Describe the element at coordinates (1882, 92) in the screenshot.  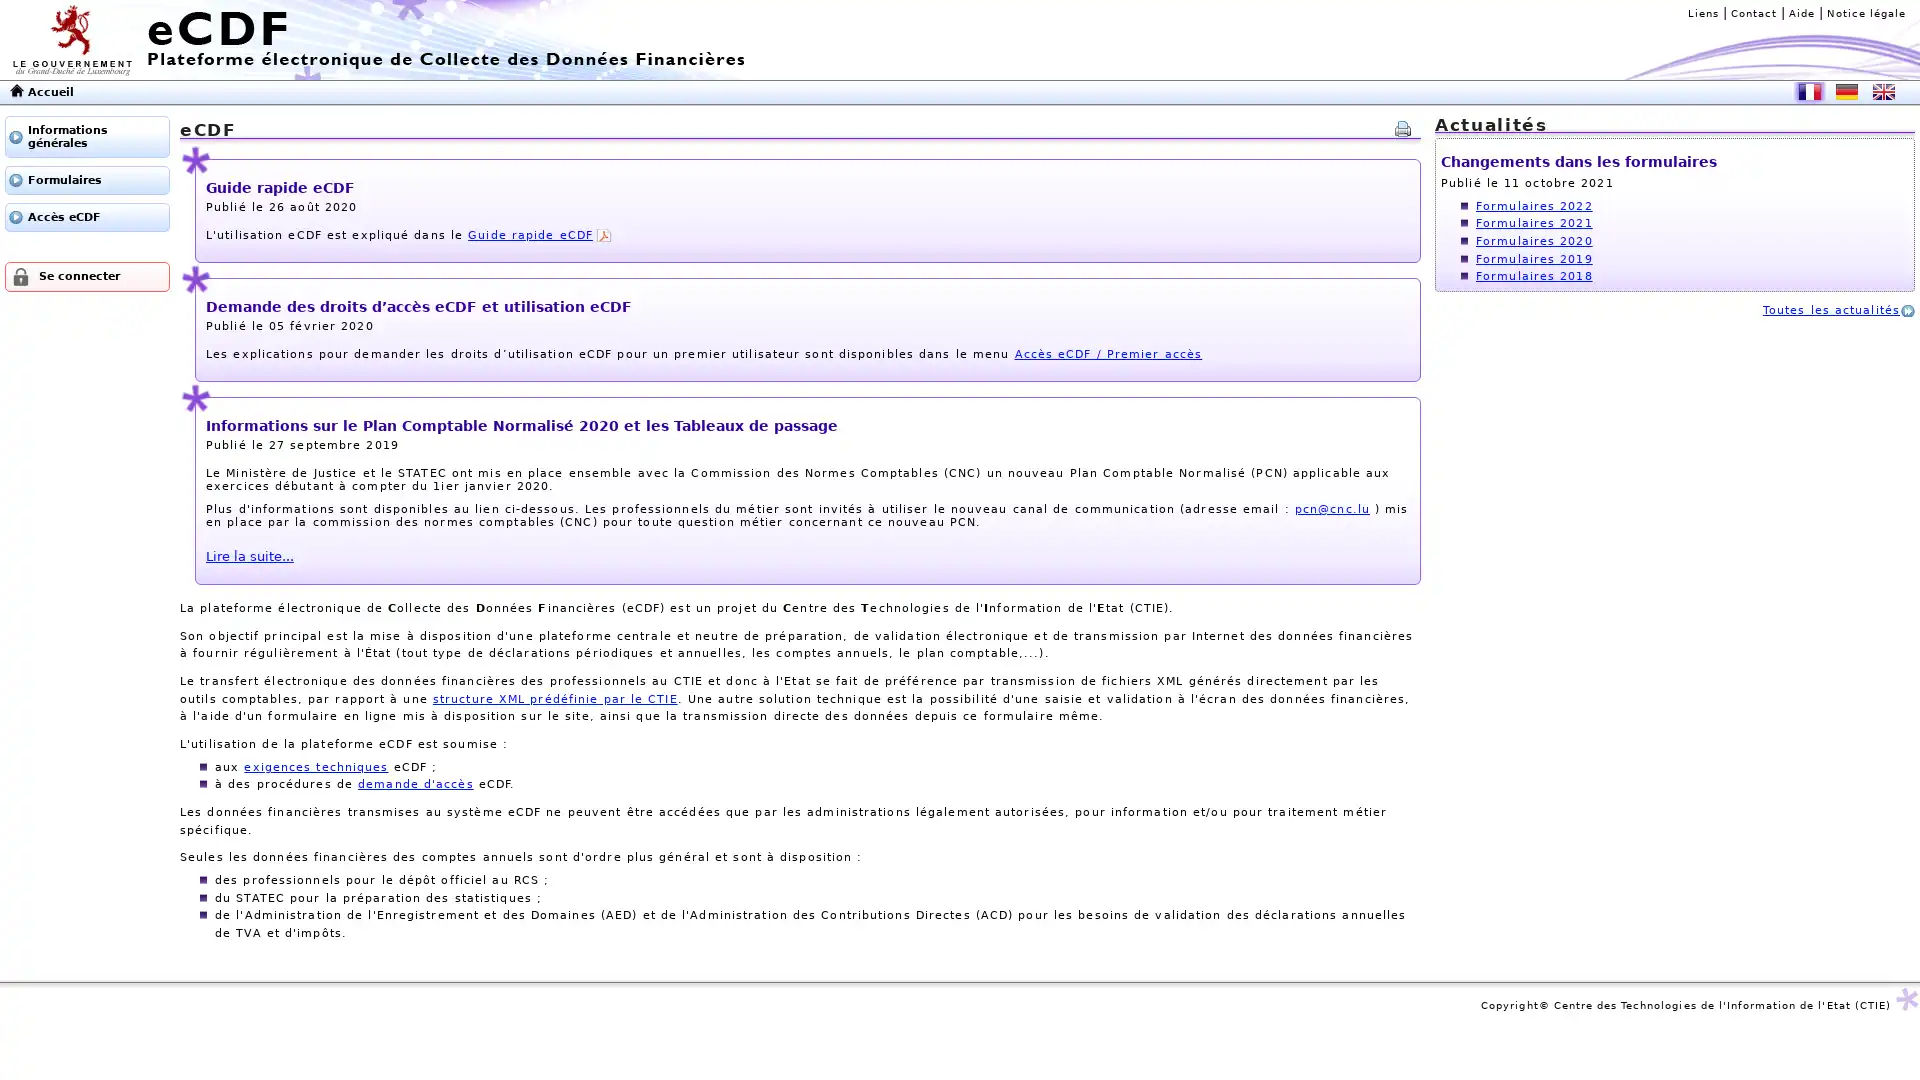
I see `[EN]` at that location.